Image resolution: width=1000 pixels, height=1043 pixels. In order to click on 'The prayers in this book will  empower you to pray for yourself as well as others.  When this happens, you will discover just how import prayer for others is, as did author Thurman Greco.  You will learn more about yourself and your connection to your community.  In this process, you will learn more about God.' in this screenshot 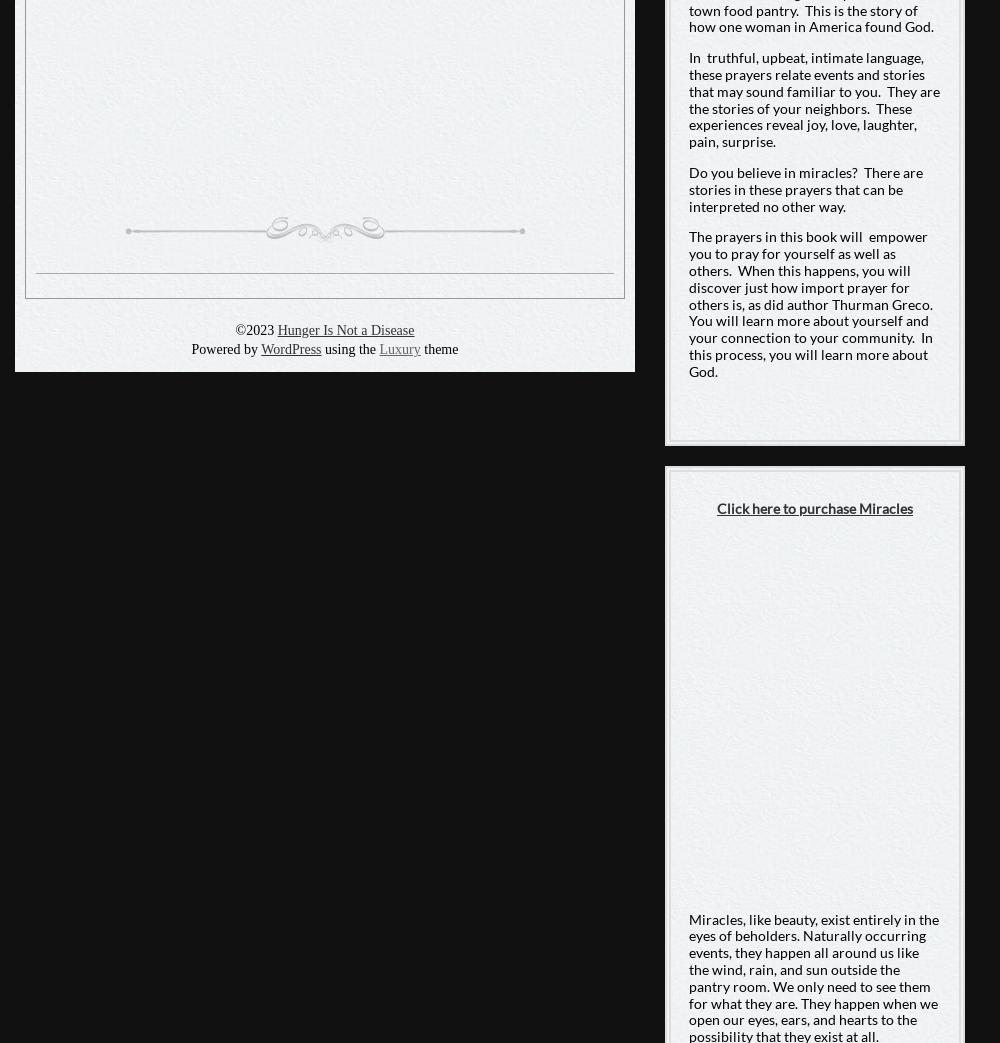, I will do `click(811, 302)`.